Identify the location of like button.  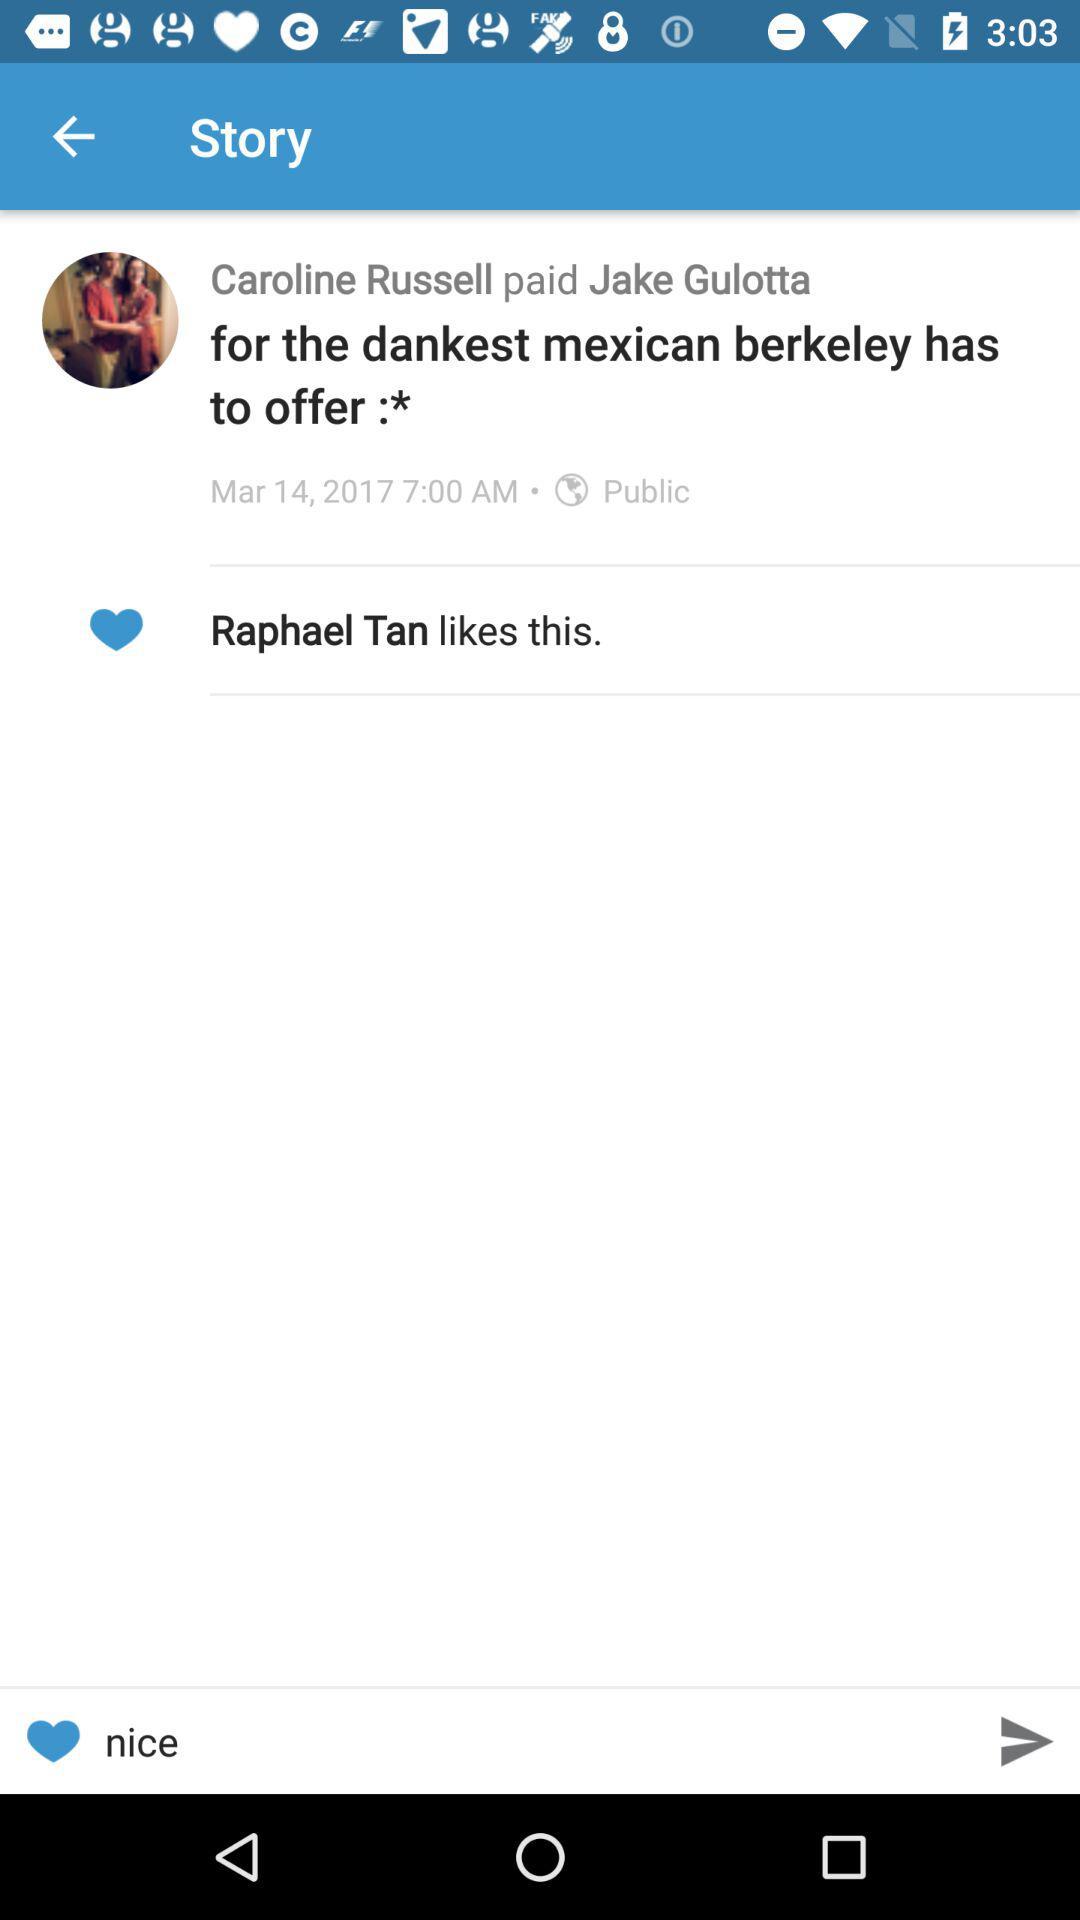
(115, 628).